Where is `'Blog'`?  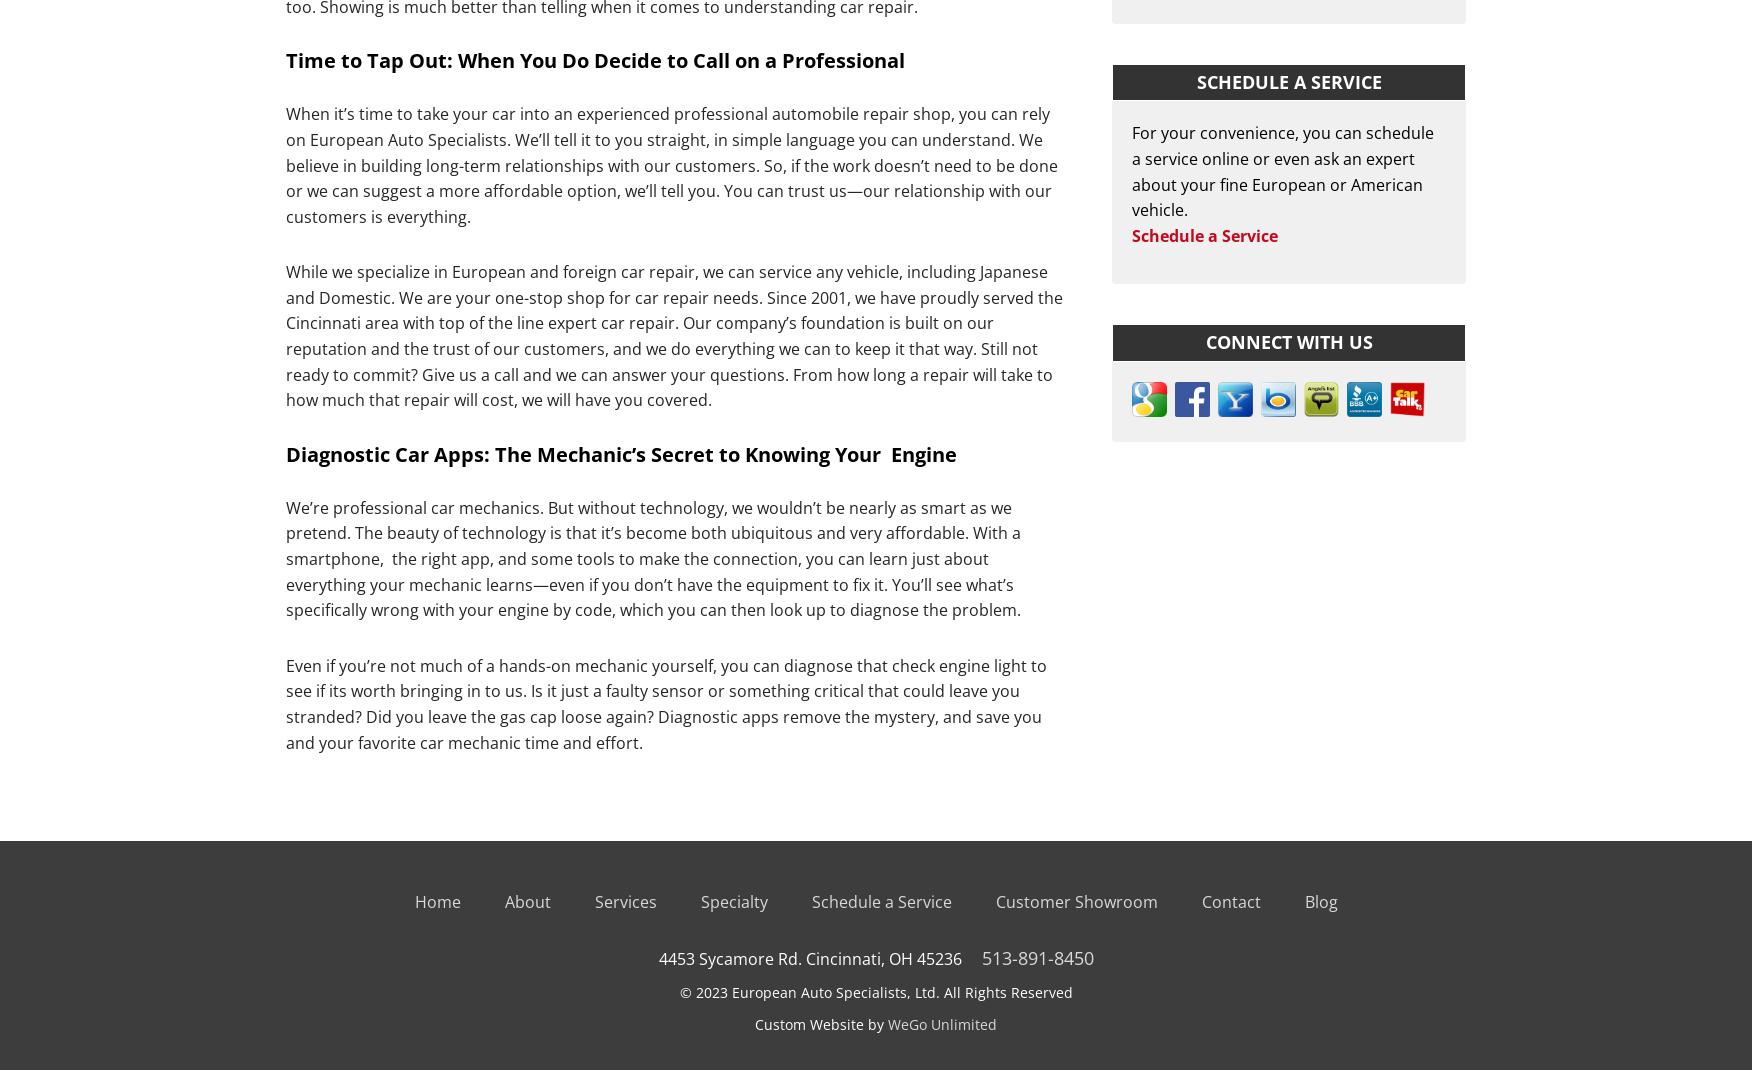 'Blog' is located at coordinates (1320, 901).